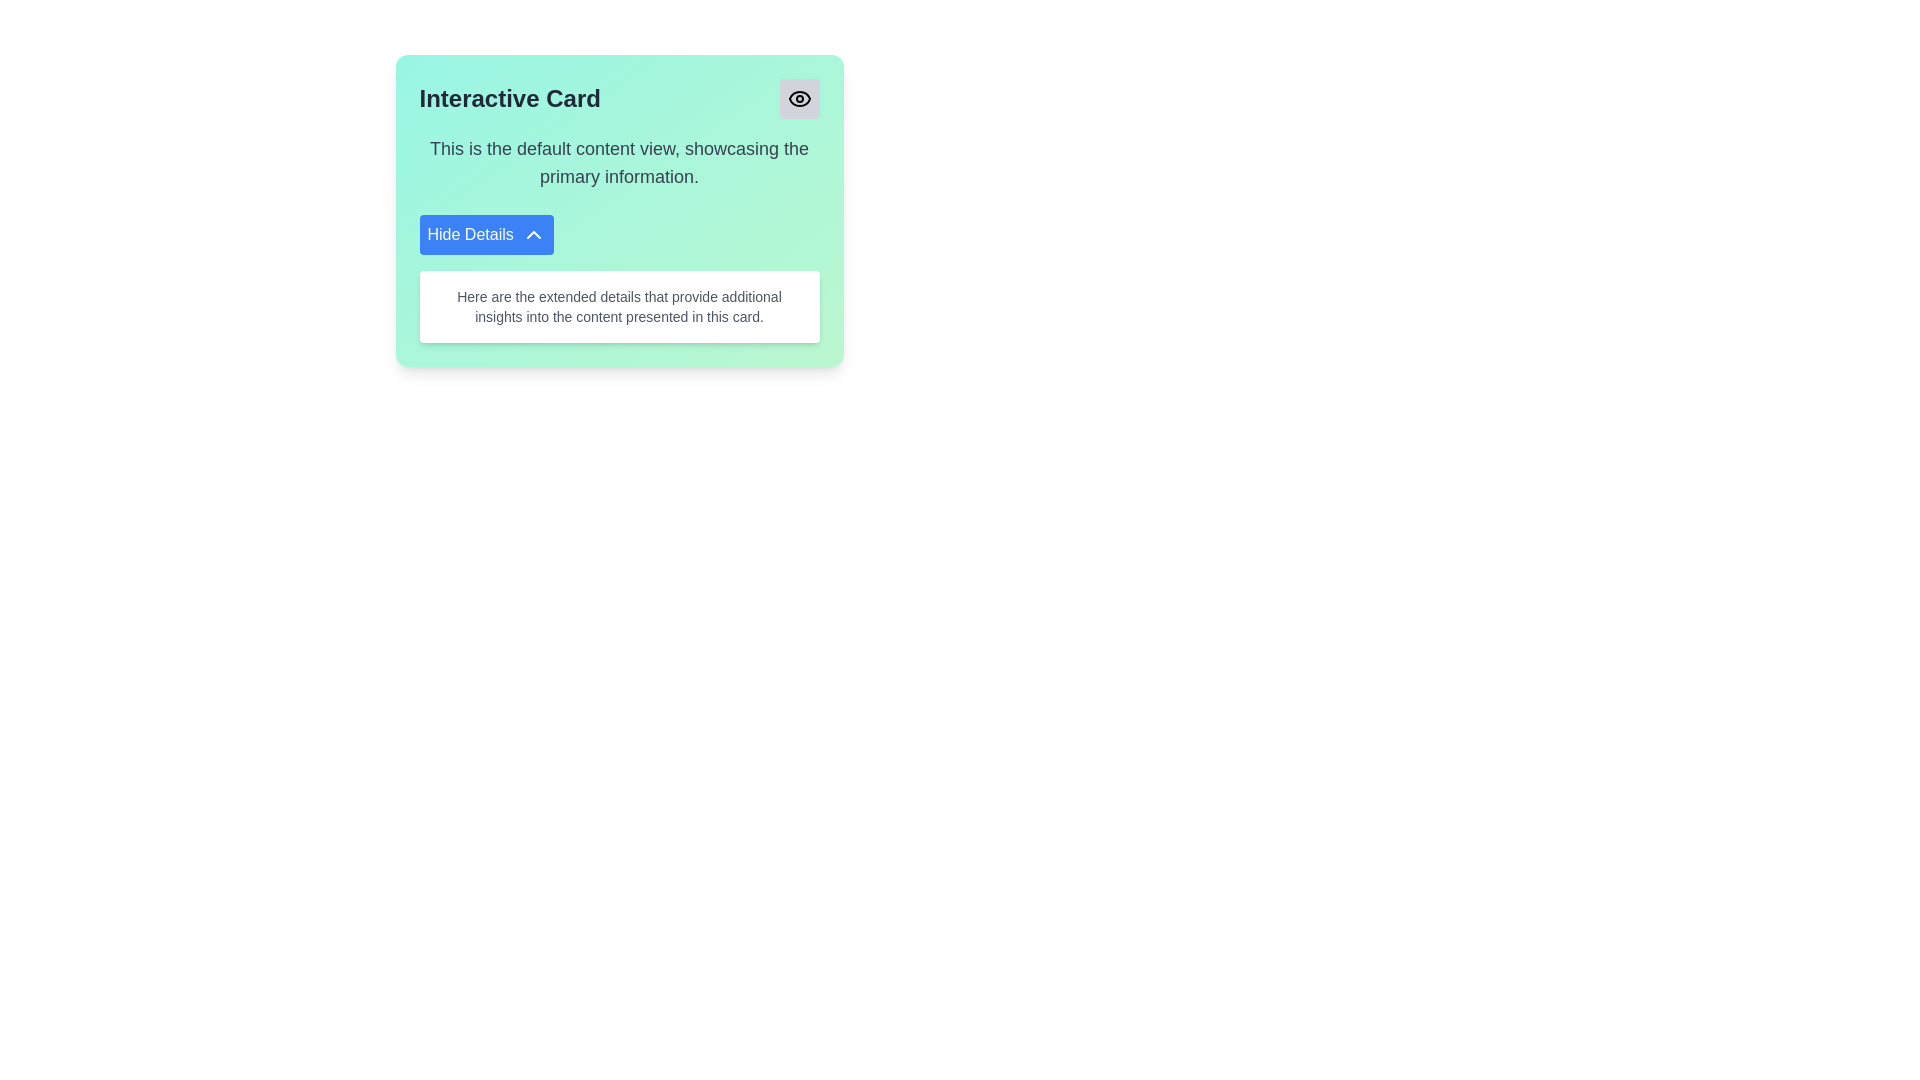 Image resolution: width=1920 pixels, height=1080 pixels. What do you see at coordinates (798, 99) in the screenshot?
I see `the eye icon located in the top-right corner of the 'Interactive Card' box, which features a minimalist black line design on a transparent background` at bounding box center [798, 99].